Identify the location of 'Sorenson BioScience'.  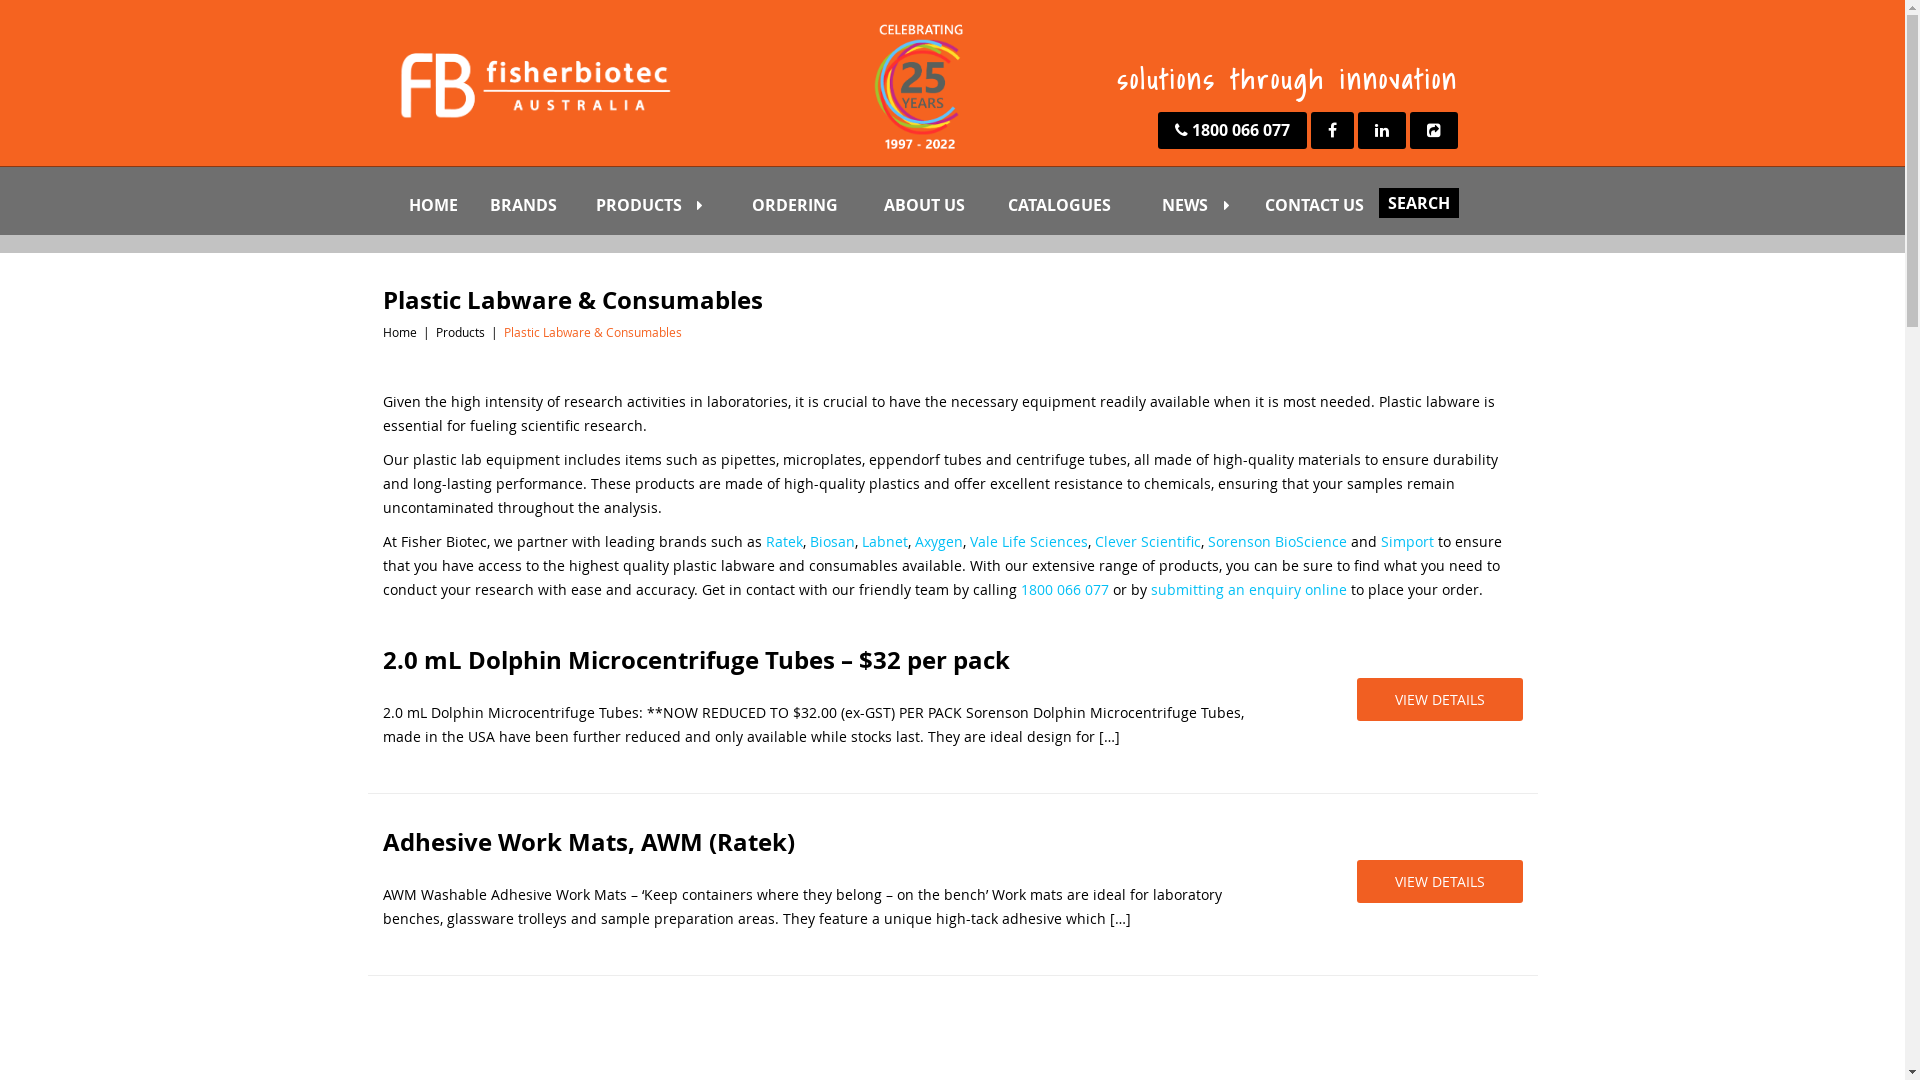
(1276, 541).